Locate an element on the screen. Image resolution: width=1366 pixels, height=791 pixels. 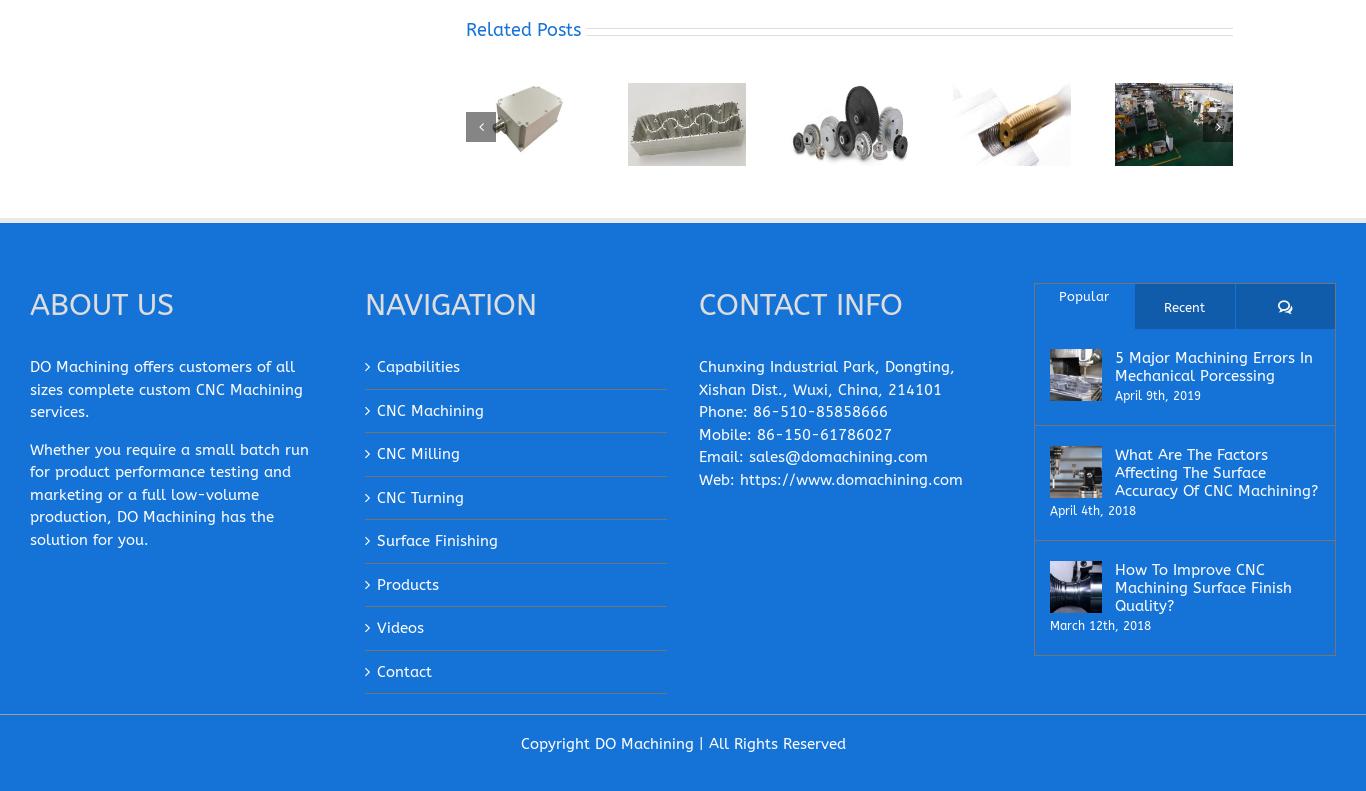
'Videos' is located at coordinates (398, 630).